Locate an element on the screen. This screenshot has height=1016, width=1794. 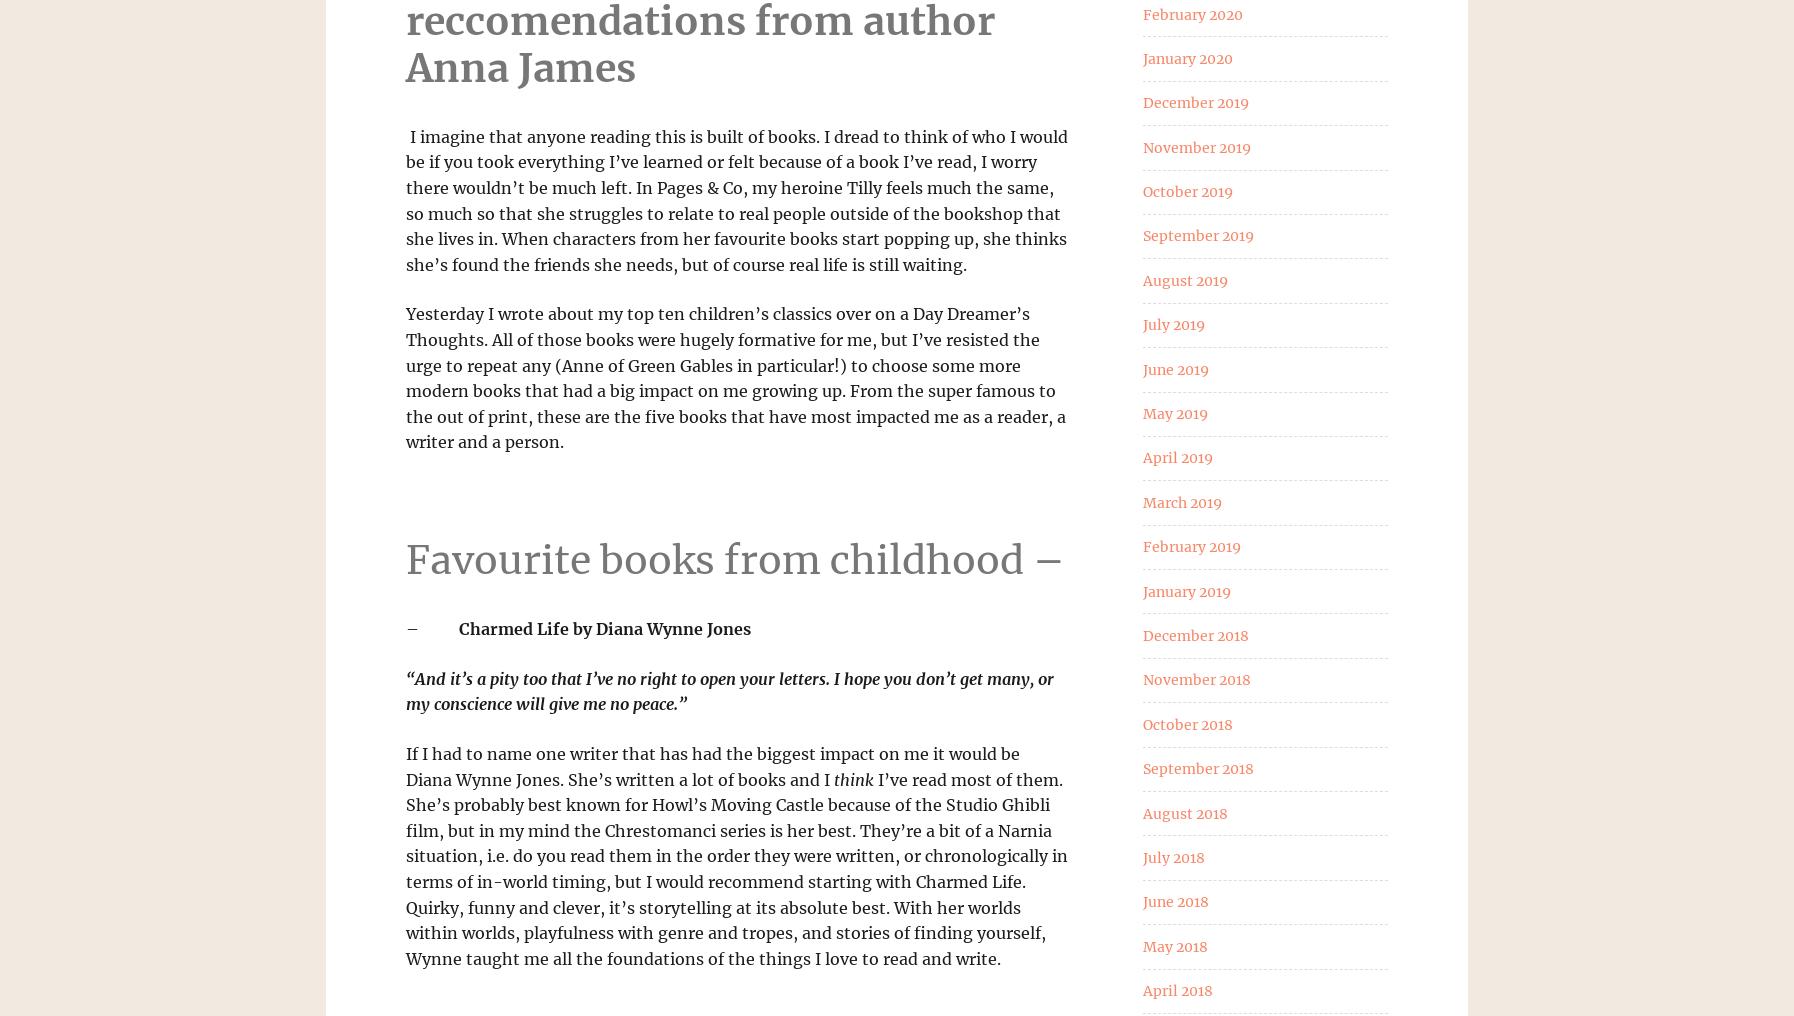
'November 2019' is located at coordinates (1141, 146).